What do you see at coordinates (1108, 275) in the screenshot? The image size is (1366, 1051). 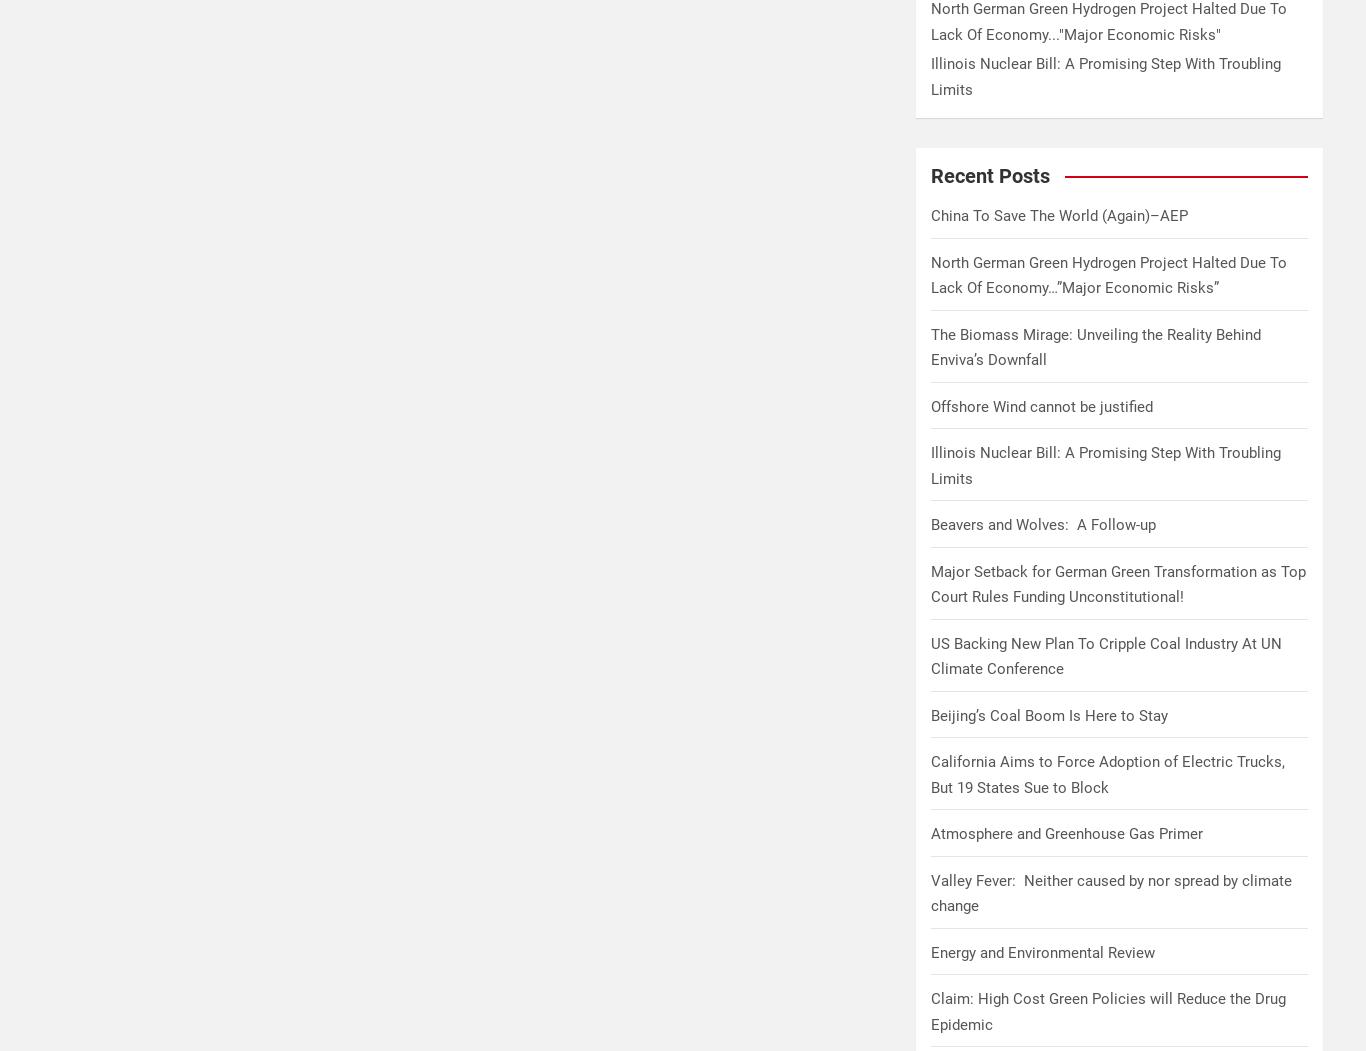 I see `'North German Green Hydrogen Project Halted Due To Lack Of Economy…”Major Economic Risks”'` at bounding box center [1108, 275].